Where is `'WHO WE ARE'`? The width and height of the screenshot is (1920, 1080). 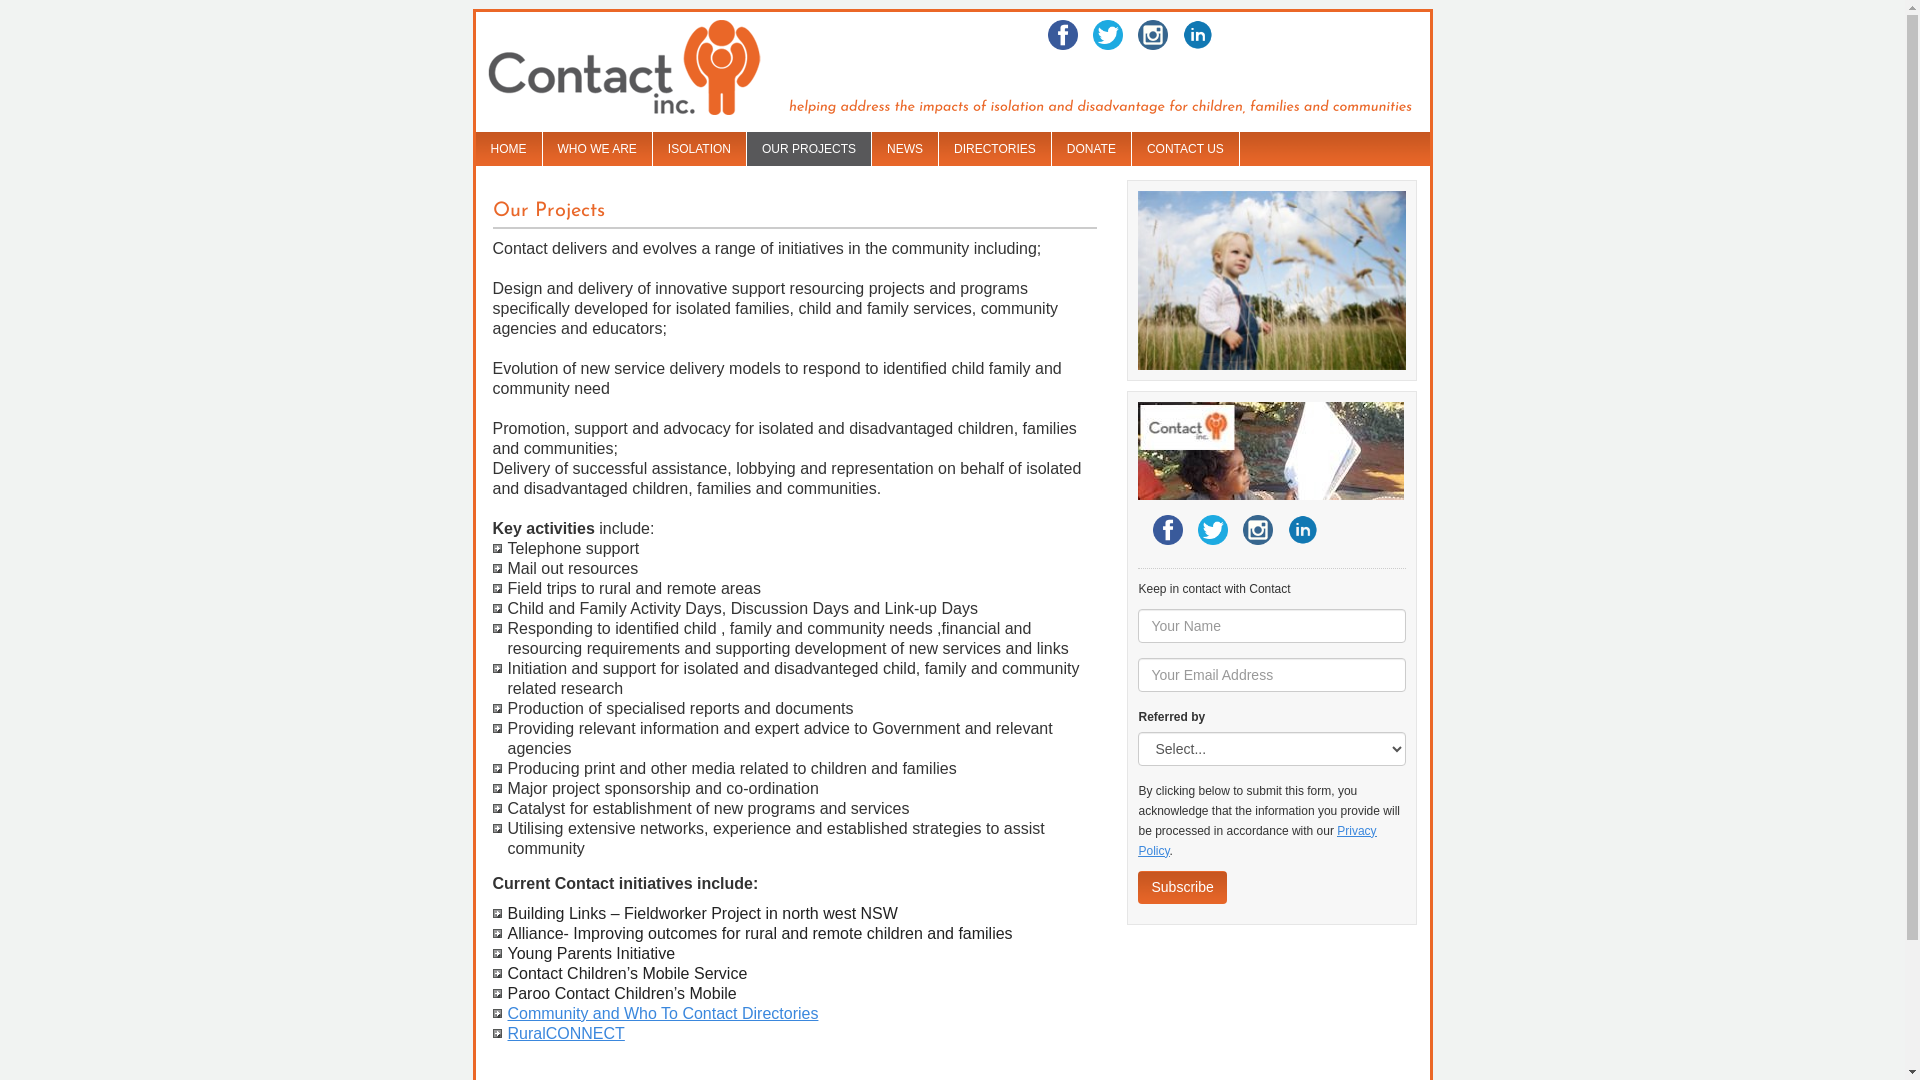 'WHO WE ARE' is located at coordinates (542, 148).